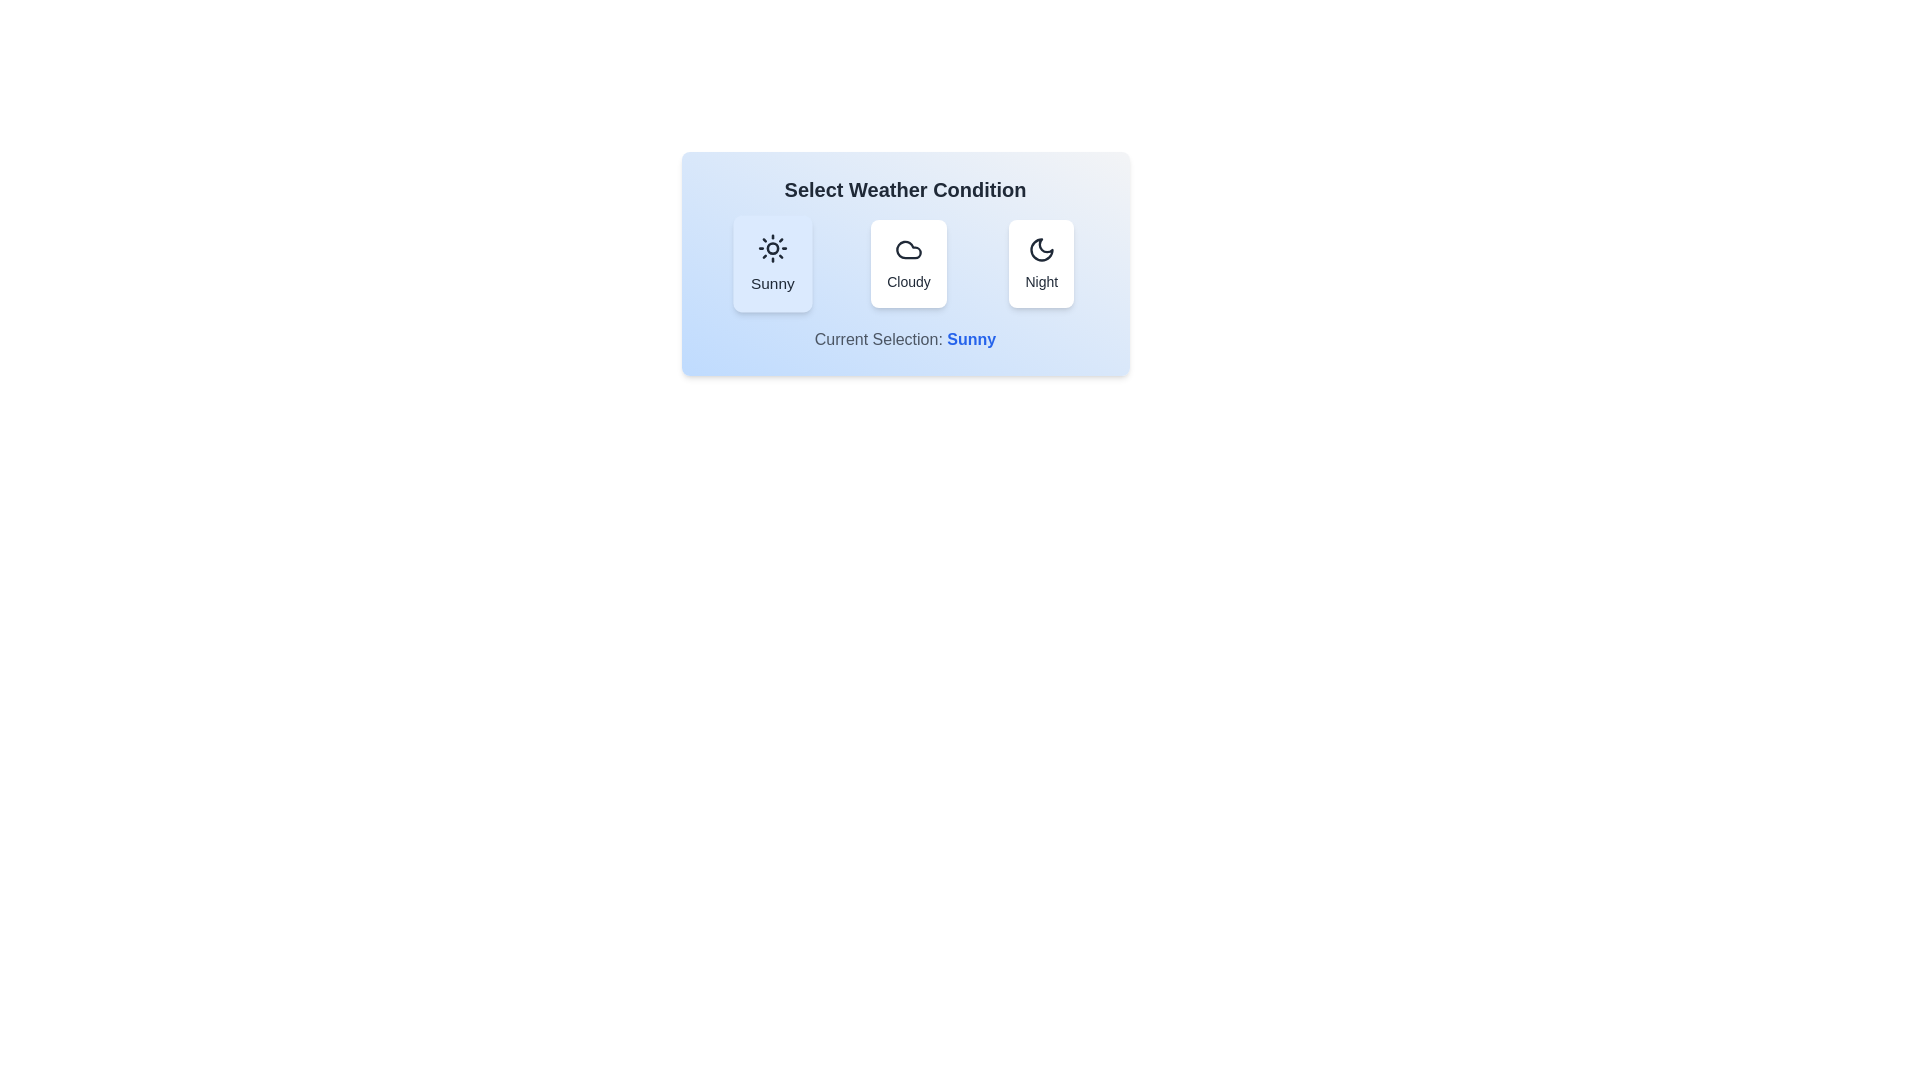 This screenshot has height=1080, width=1920. What do you see at coordinates (907, 262) in the screenshot?
I see `the weather condition Cloudy by clicking the corresponding button` at bounding box center [907, 262].